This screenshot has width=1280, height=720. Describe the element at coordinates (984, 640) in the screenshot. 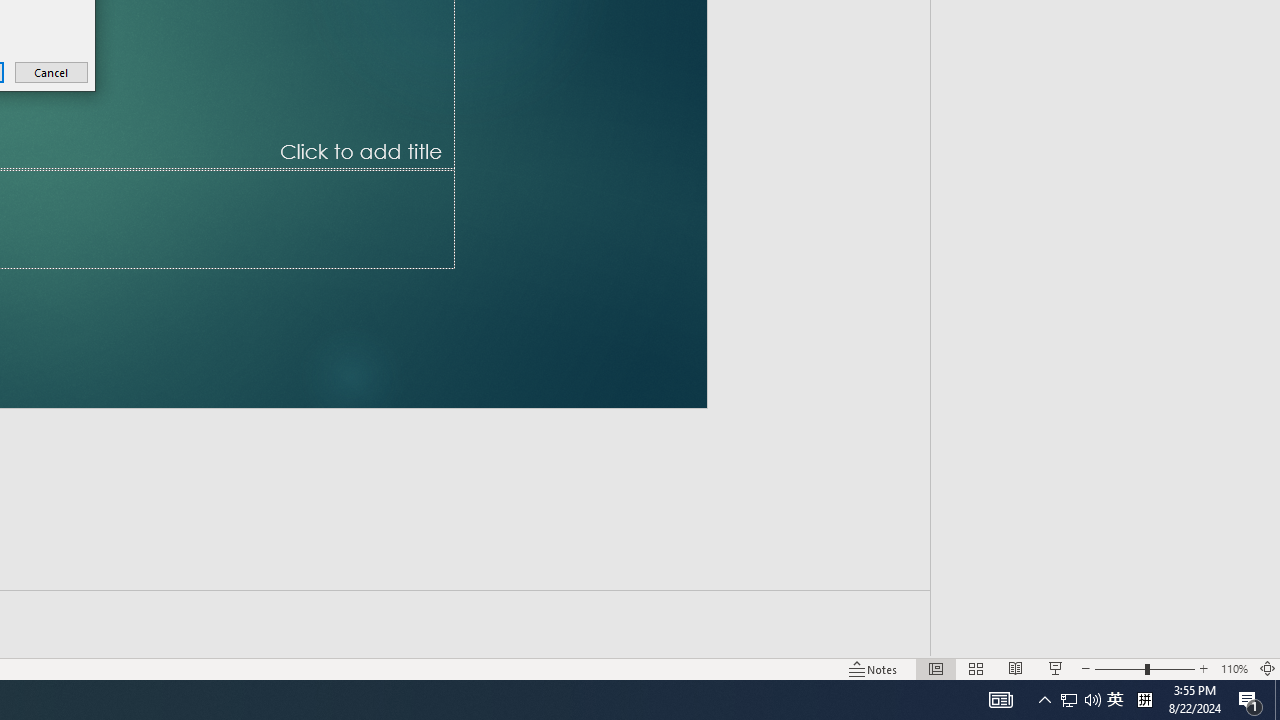

I see `'Web Layout'` at that location.